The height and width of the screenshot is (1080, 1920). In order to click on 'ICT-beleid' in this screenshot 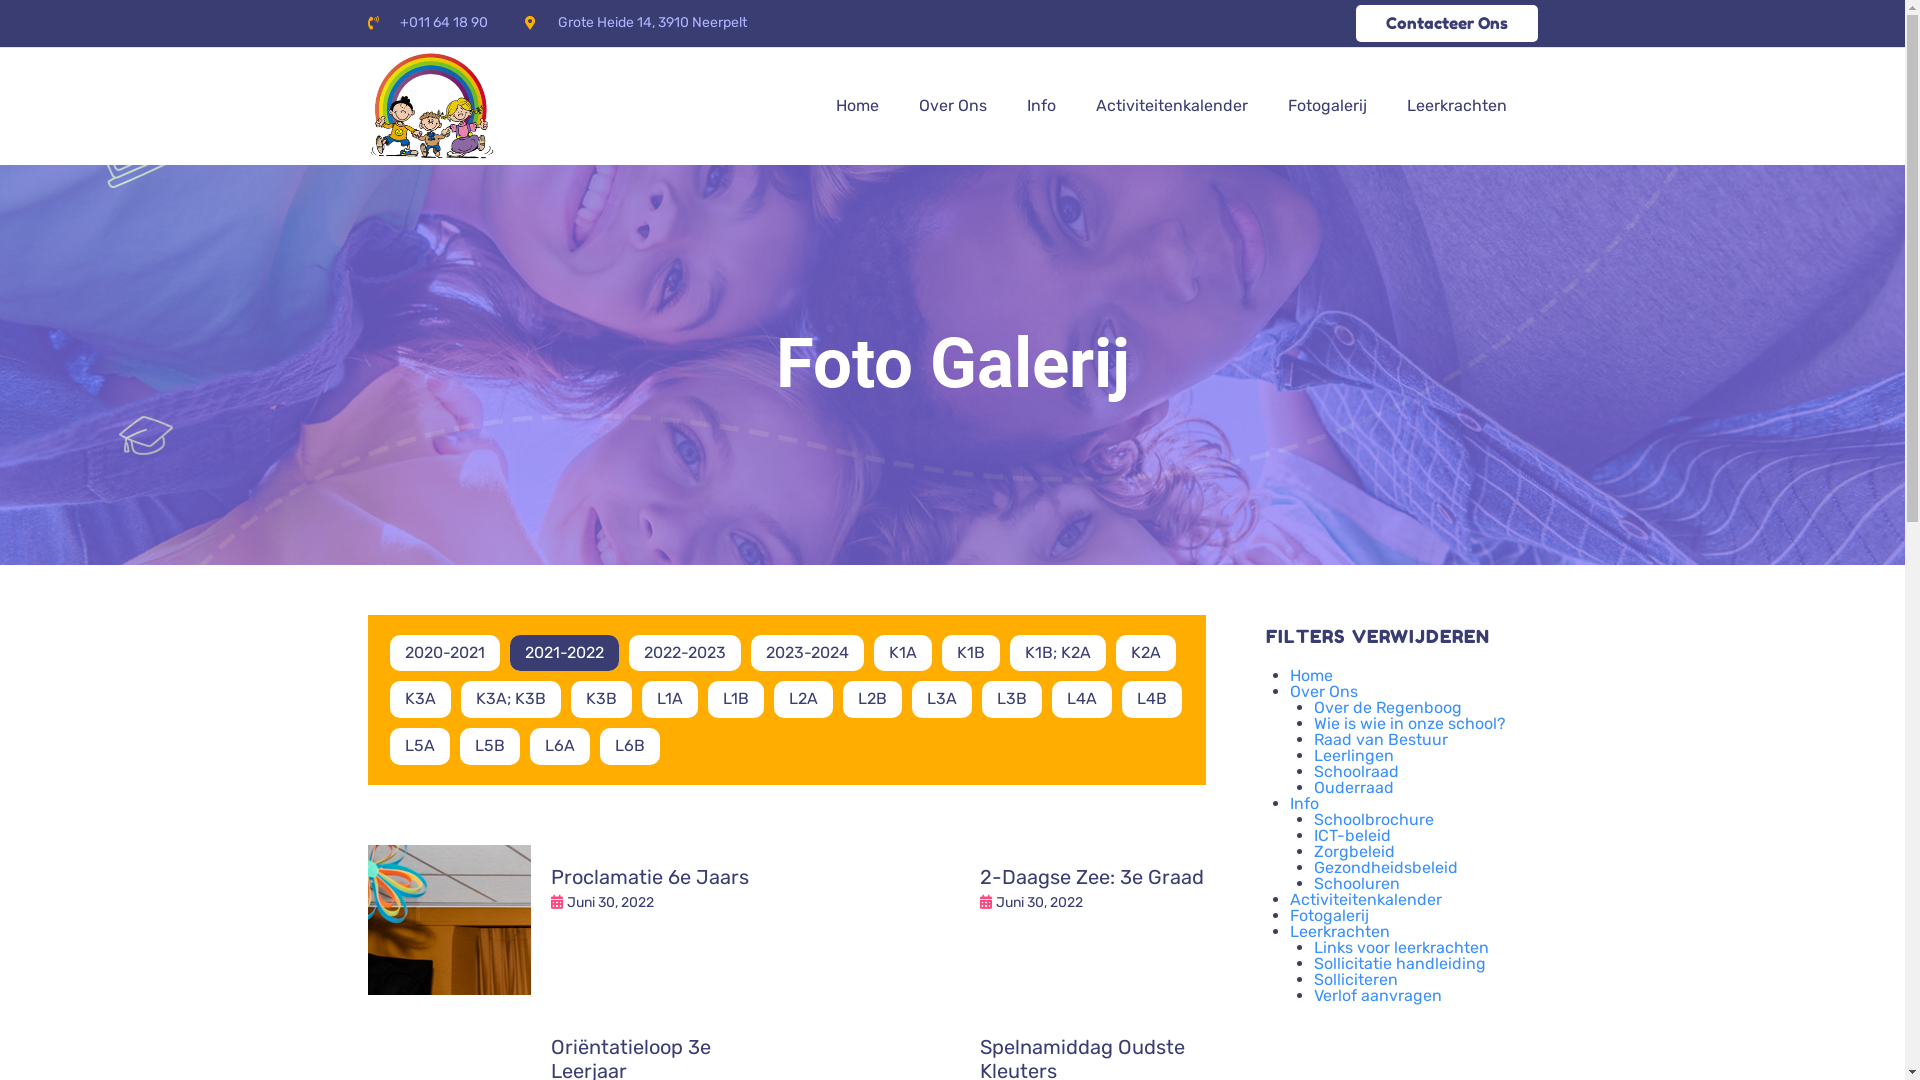, I will do `click(1352, 835)`.